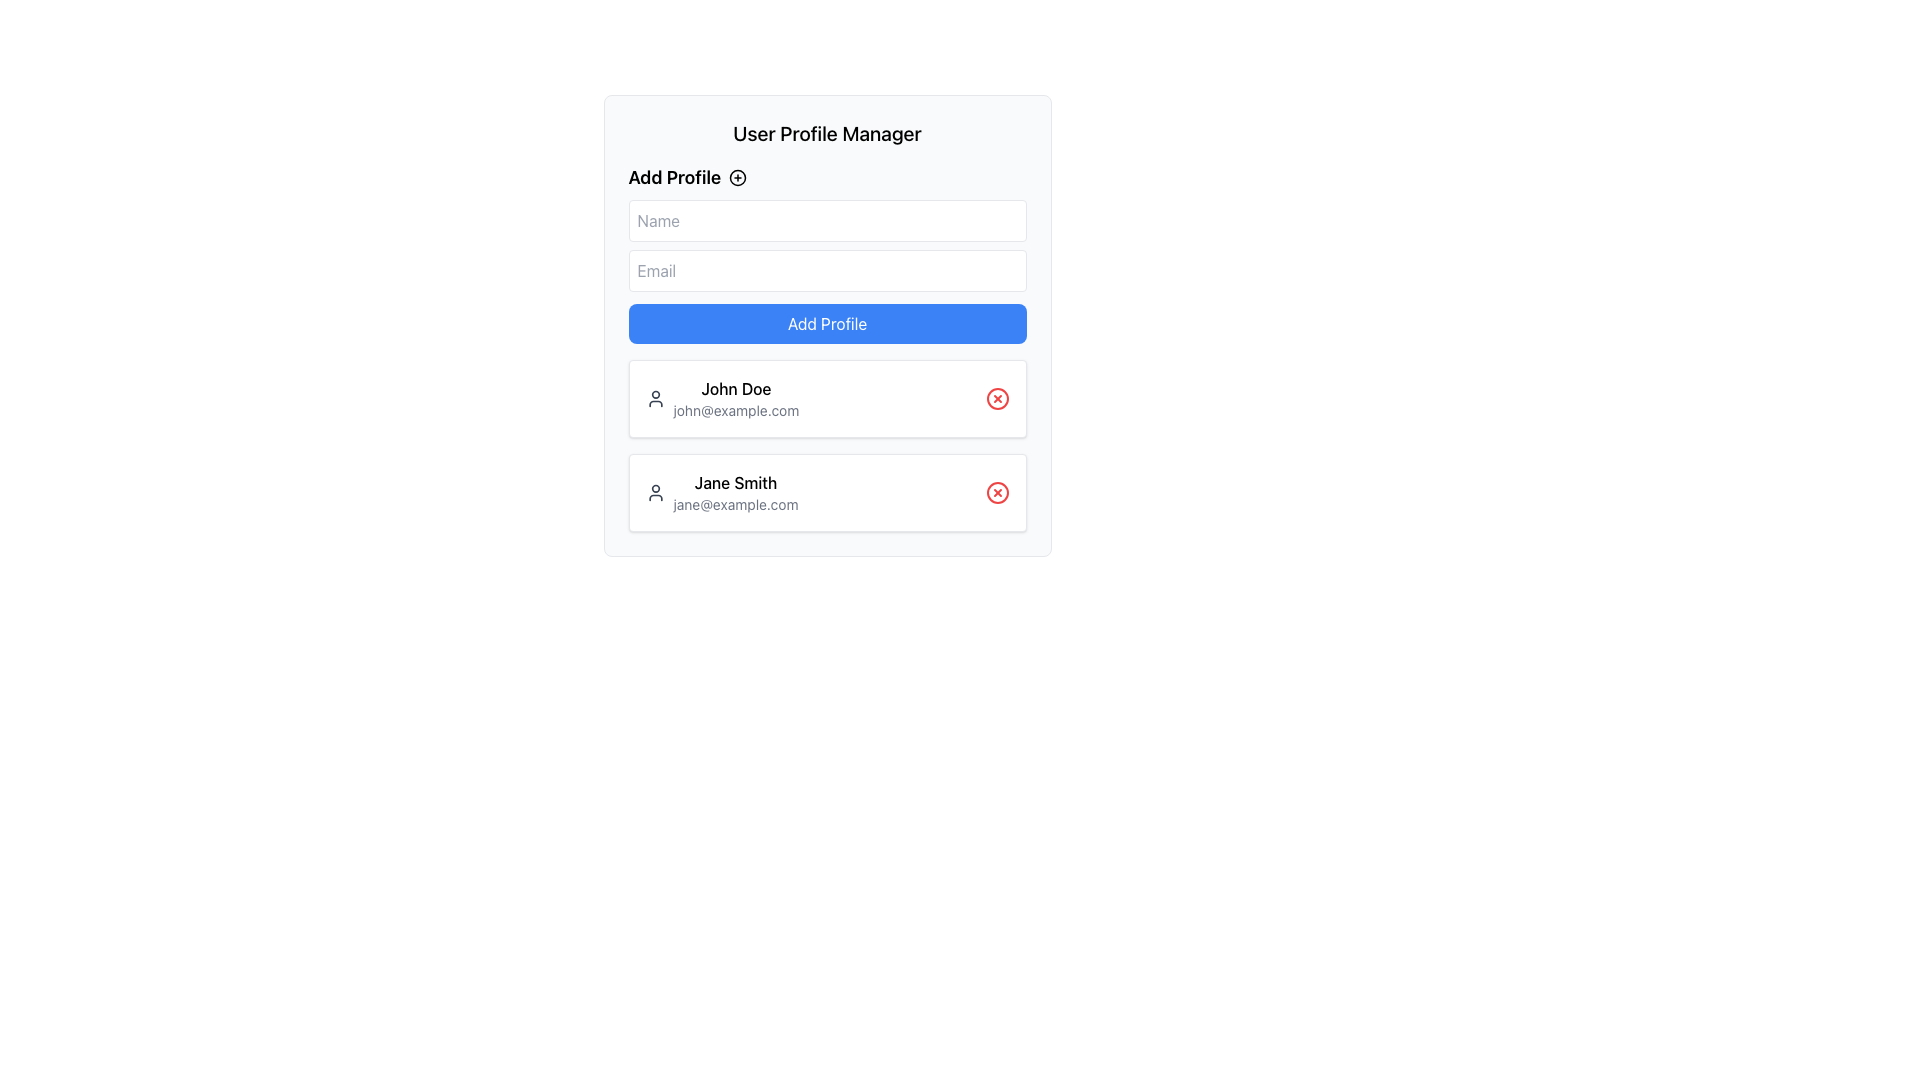 The width and height of the screenshot is (1920, 1080). Describe the element at coordinates (720, 493) in the screenshot. I see `to select the profile entry for 'Jane Smith', which is the second entry in the 'Add Profile' section, located below 'John Doe'` at that location.